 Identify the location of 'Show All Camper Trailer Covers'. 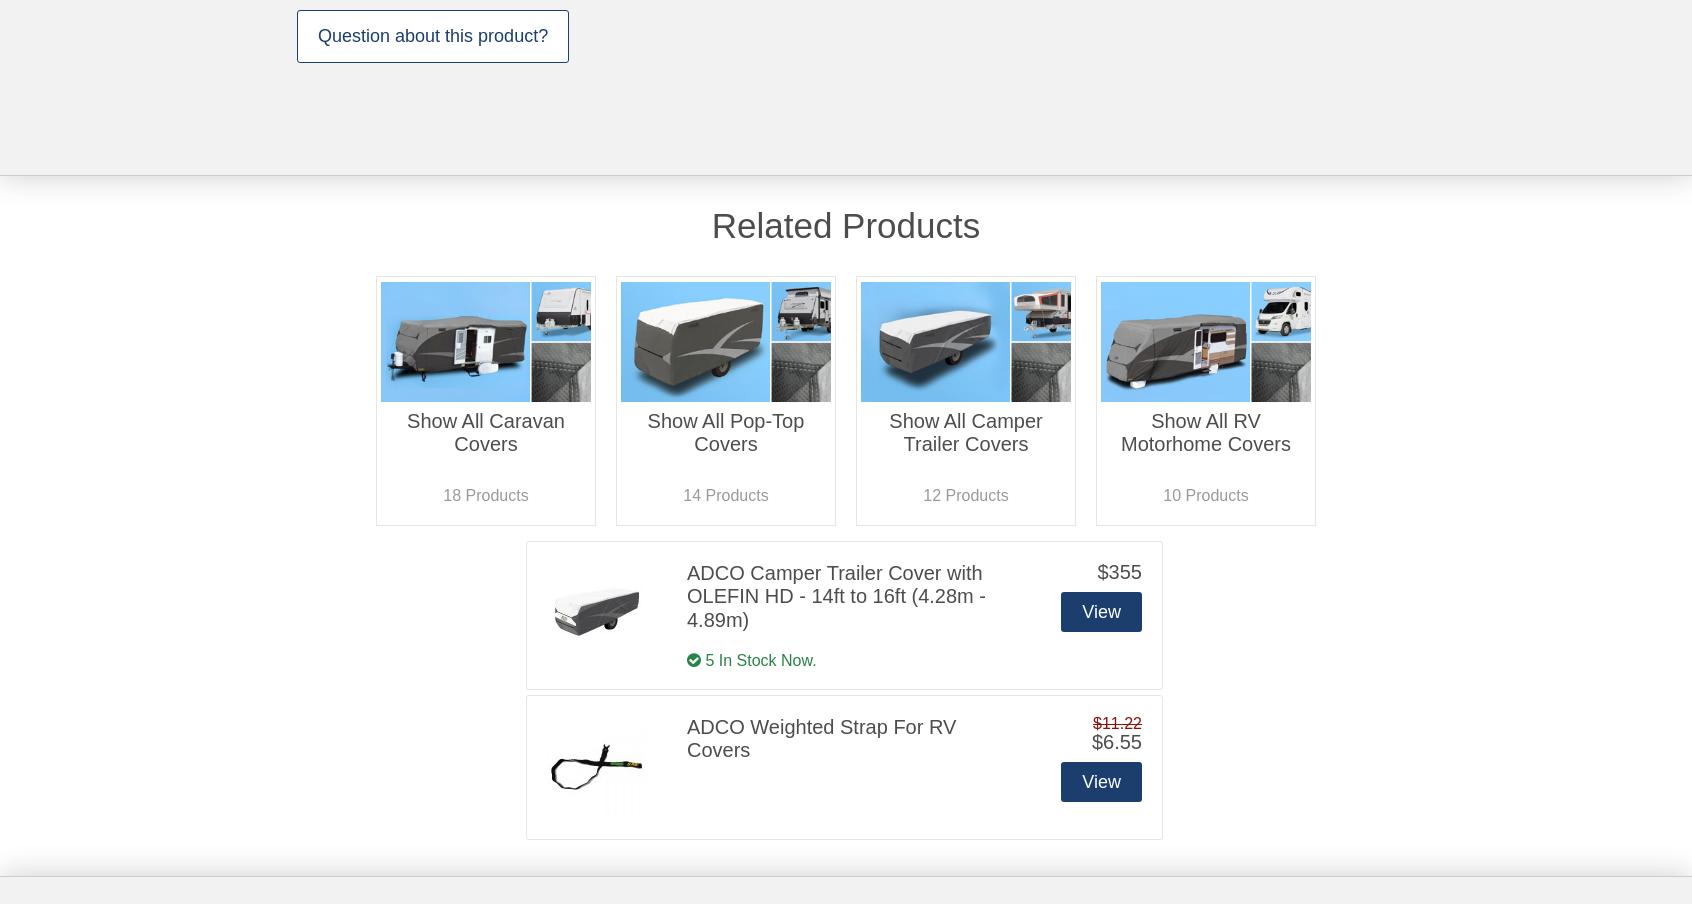
(887, 432).